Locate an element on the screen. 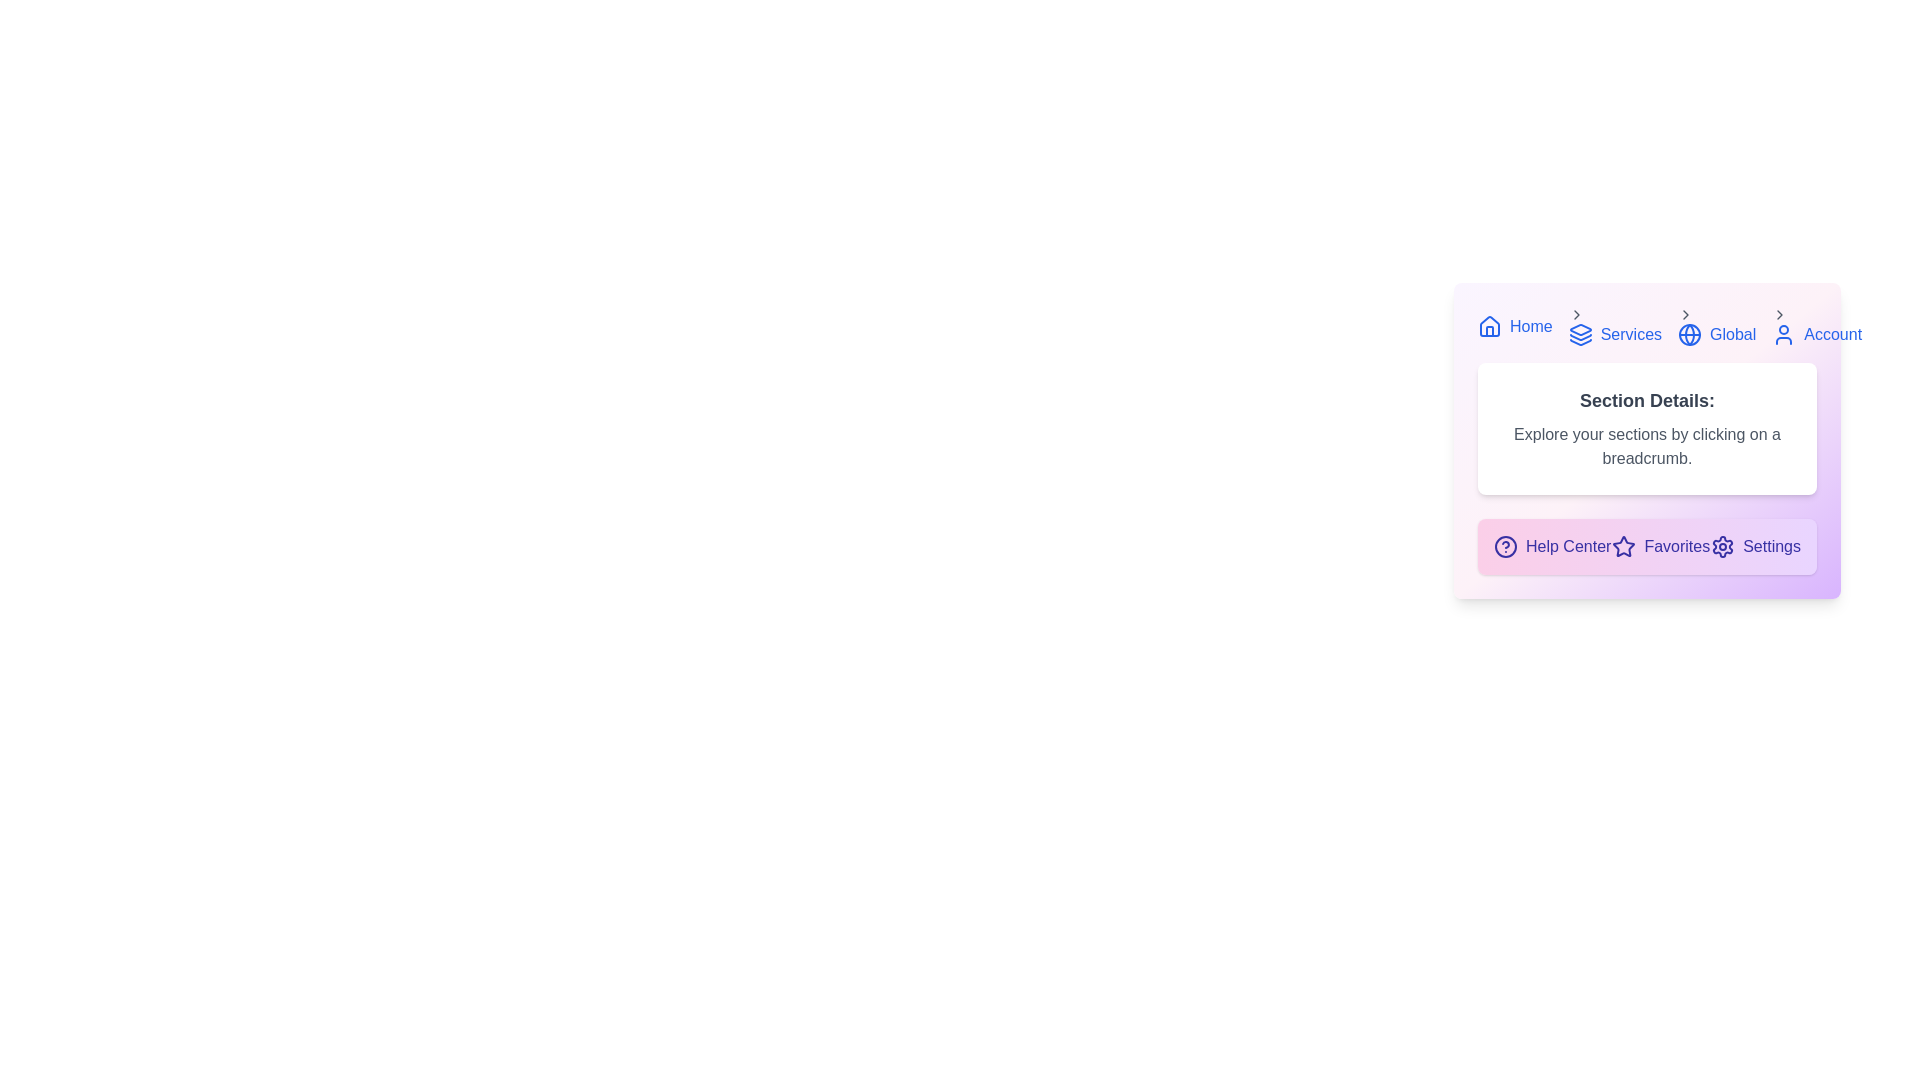 This screenshot has width=1920, height=1080. the middle section of the three layers within the SVG icon in the breadcrumb navigation bar is located at coordinates (1579, 336).